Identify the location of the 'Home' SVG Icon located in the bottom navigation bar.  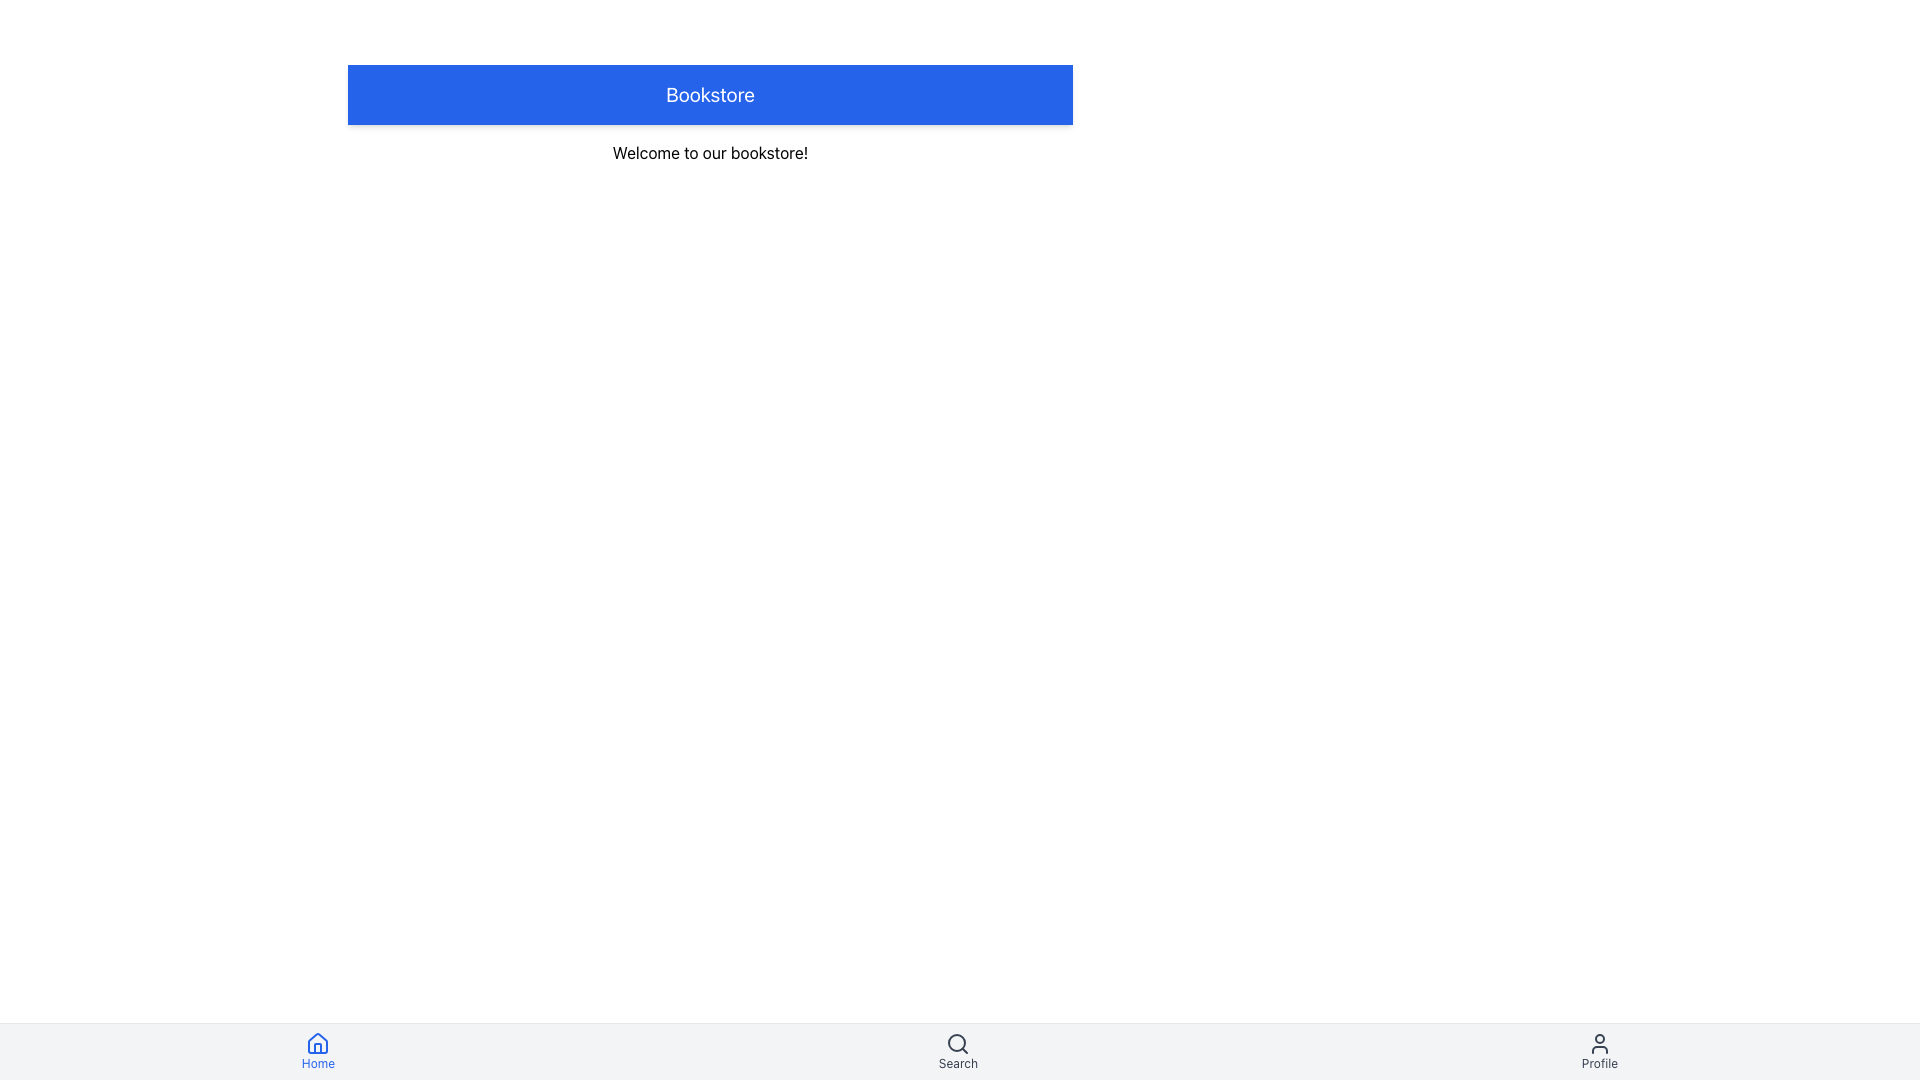
(317, 1043).